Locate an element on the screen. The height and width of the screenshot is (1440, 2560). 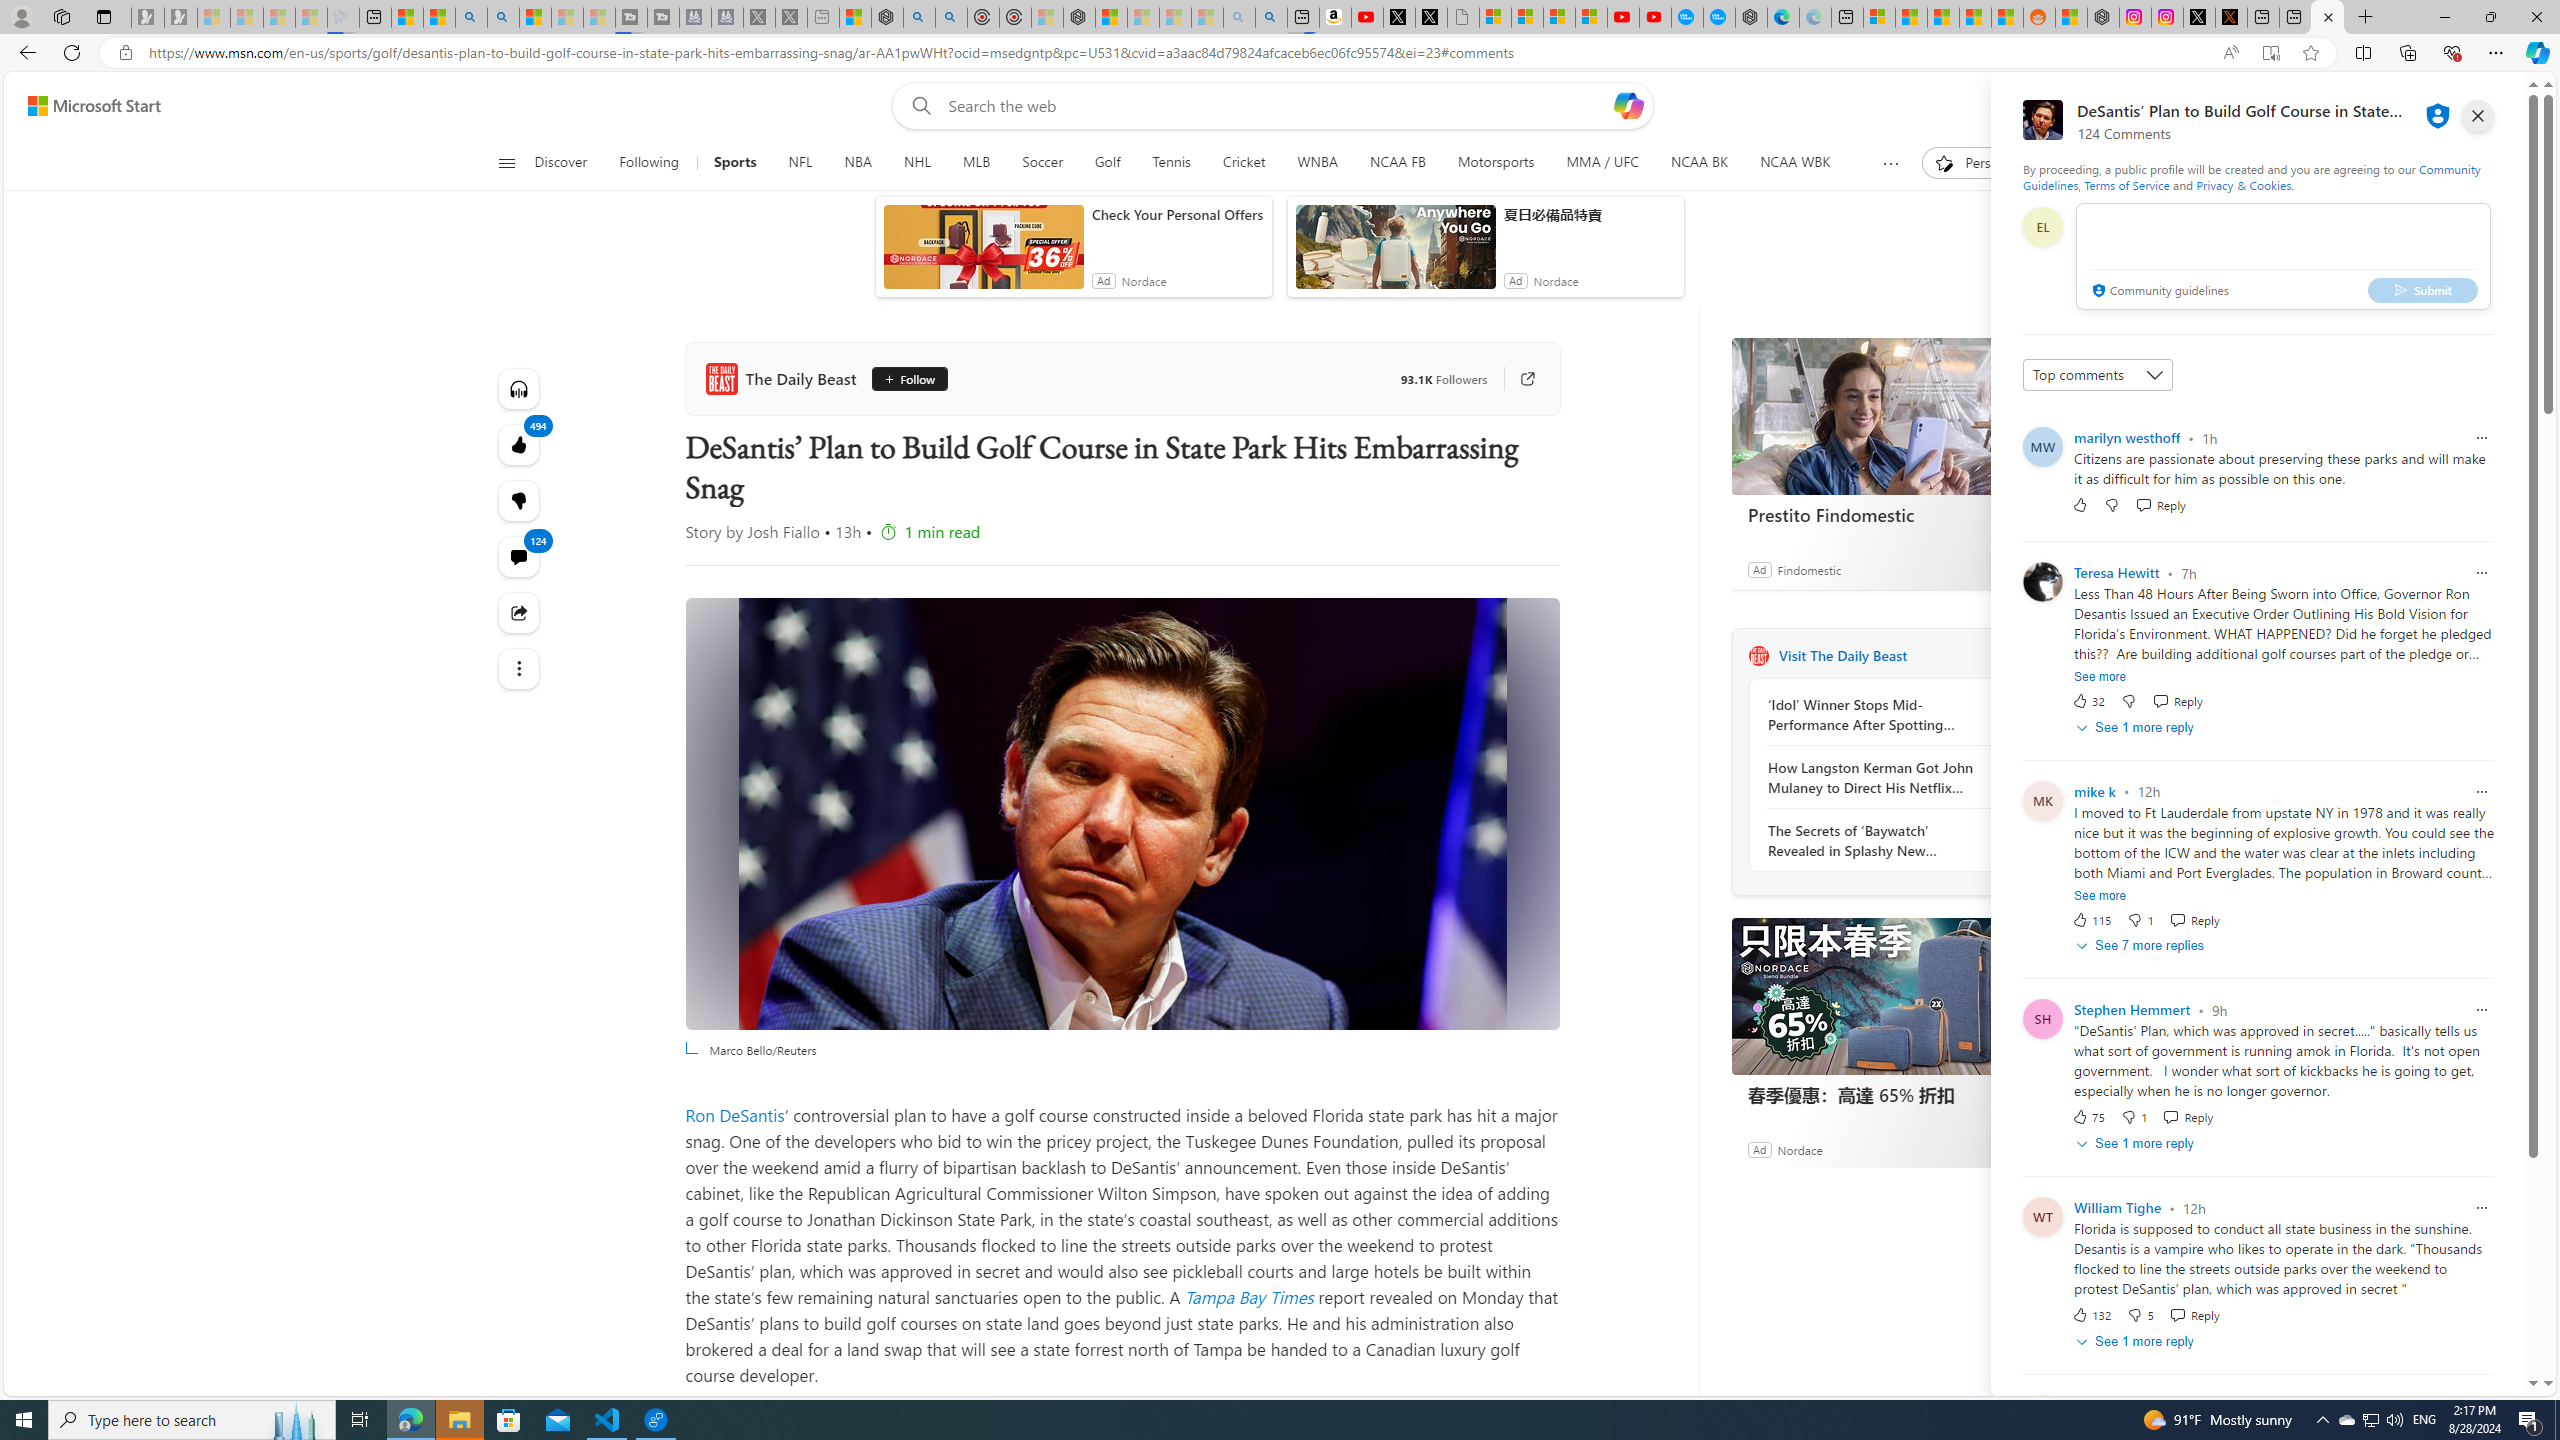
'Shanghai, China hourly forecast | Microsoft Weather' is located at coordinates (1944, 16).